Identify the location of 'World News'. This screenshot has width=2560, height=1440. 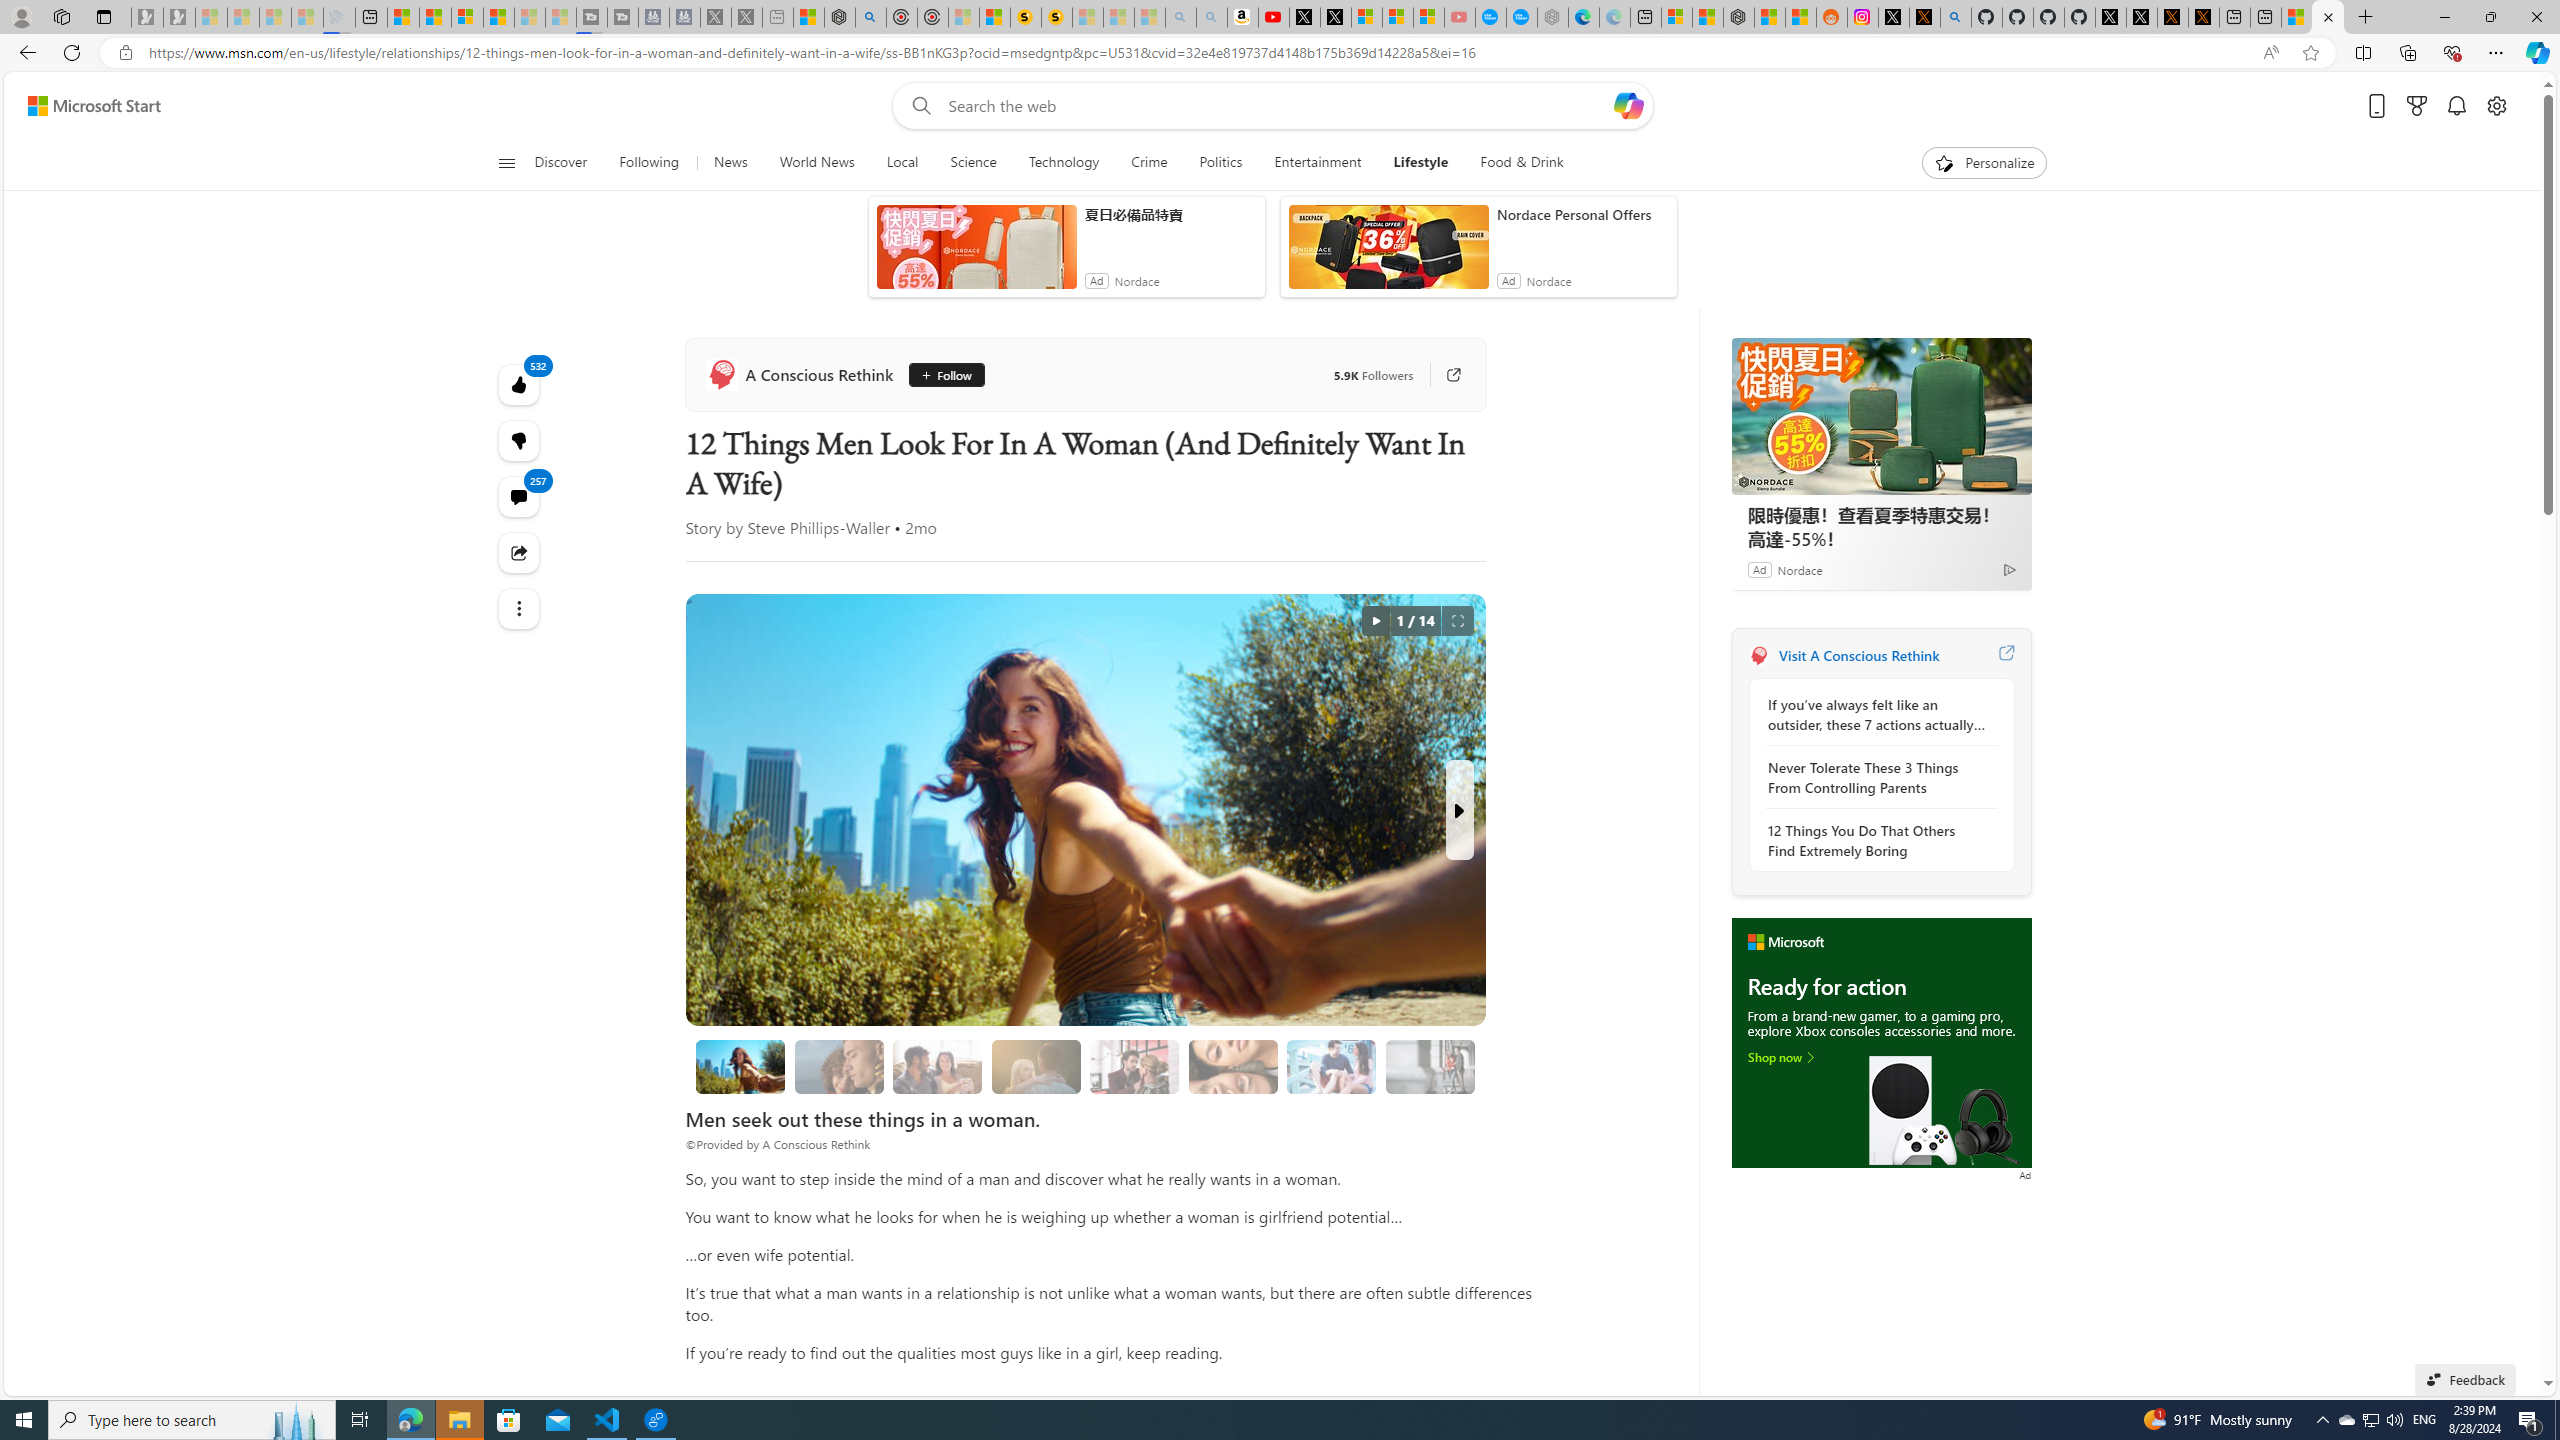
(815, 162).